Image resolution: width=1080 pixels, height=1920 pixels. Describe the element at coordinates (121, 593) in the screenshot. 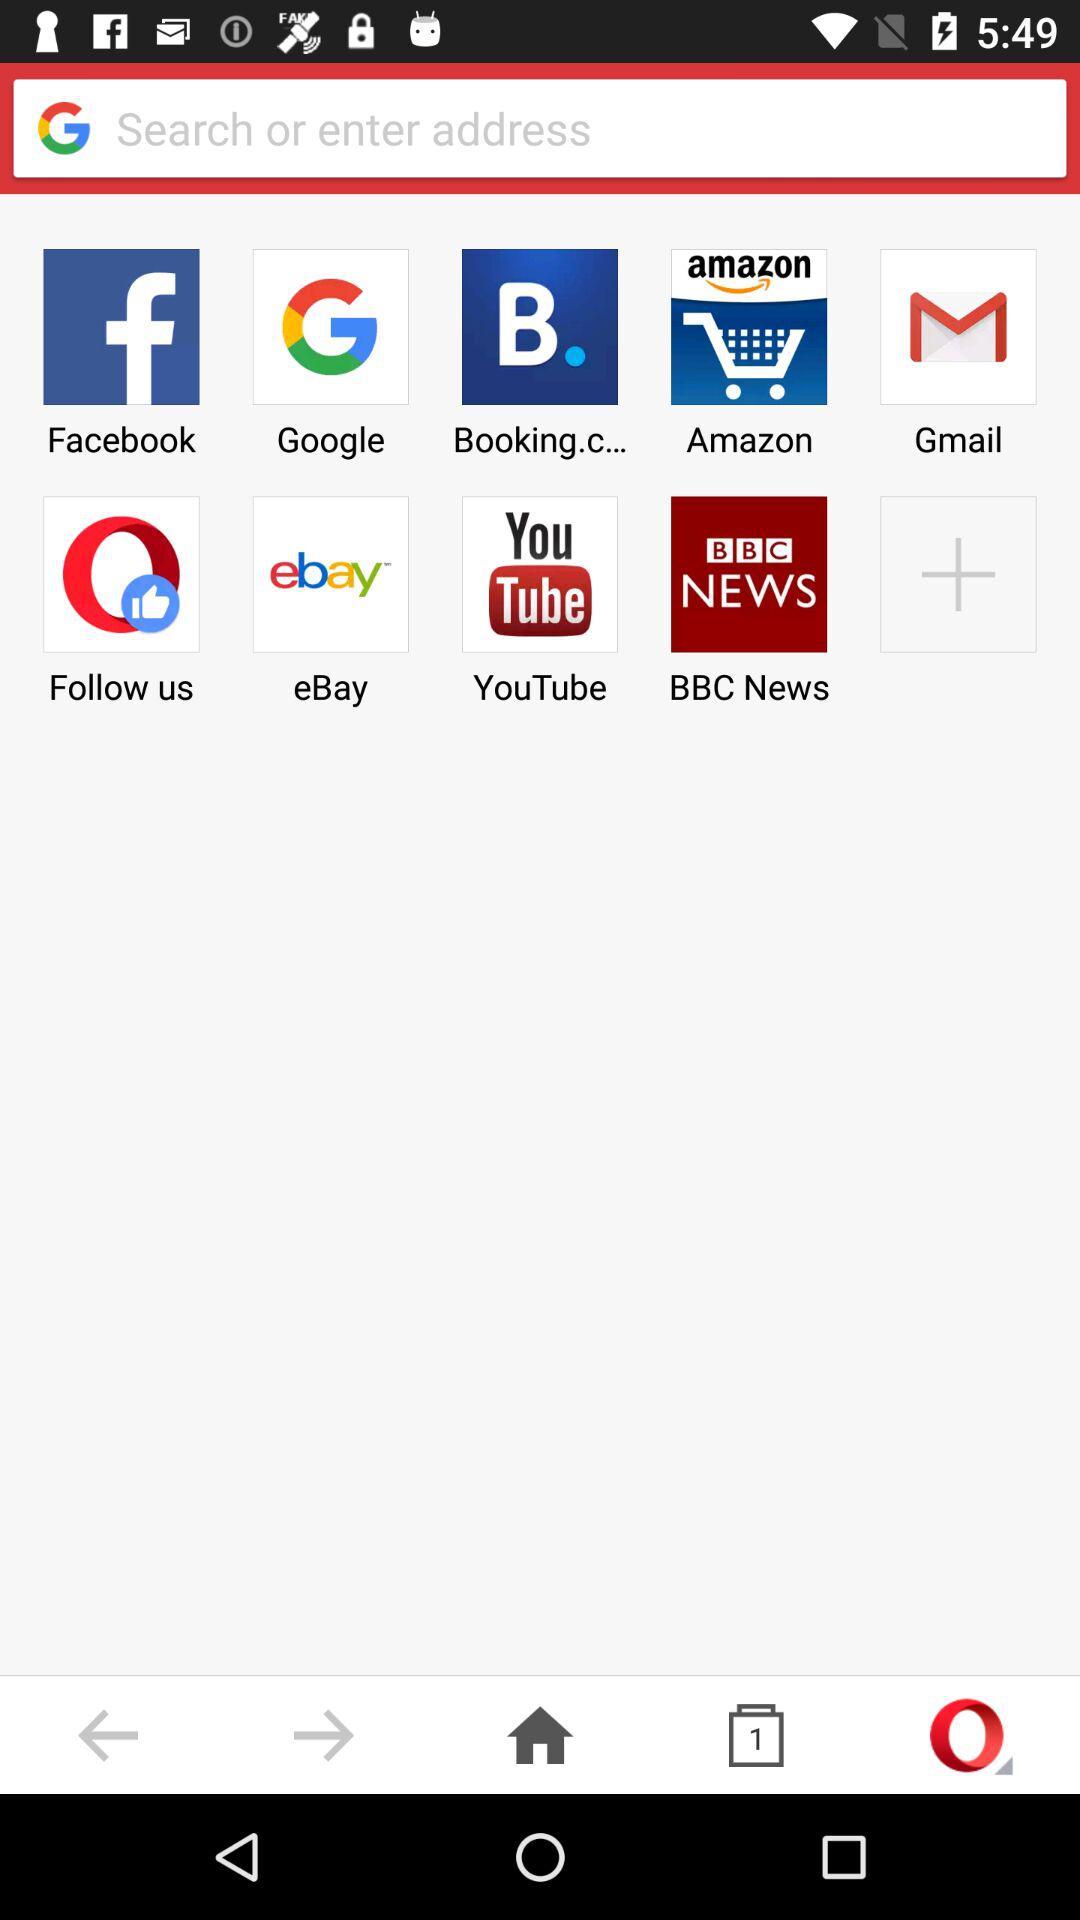

I see `follow us item` at that location.